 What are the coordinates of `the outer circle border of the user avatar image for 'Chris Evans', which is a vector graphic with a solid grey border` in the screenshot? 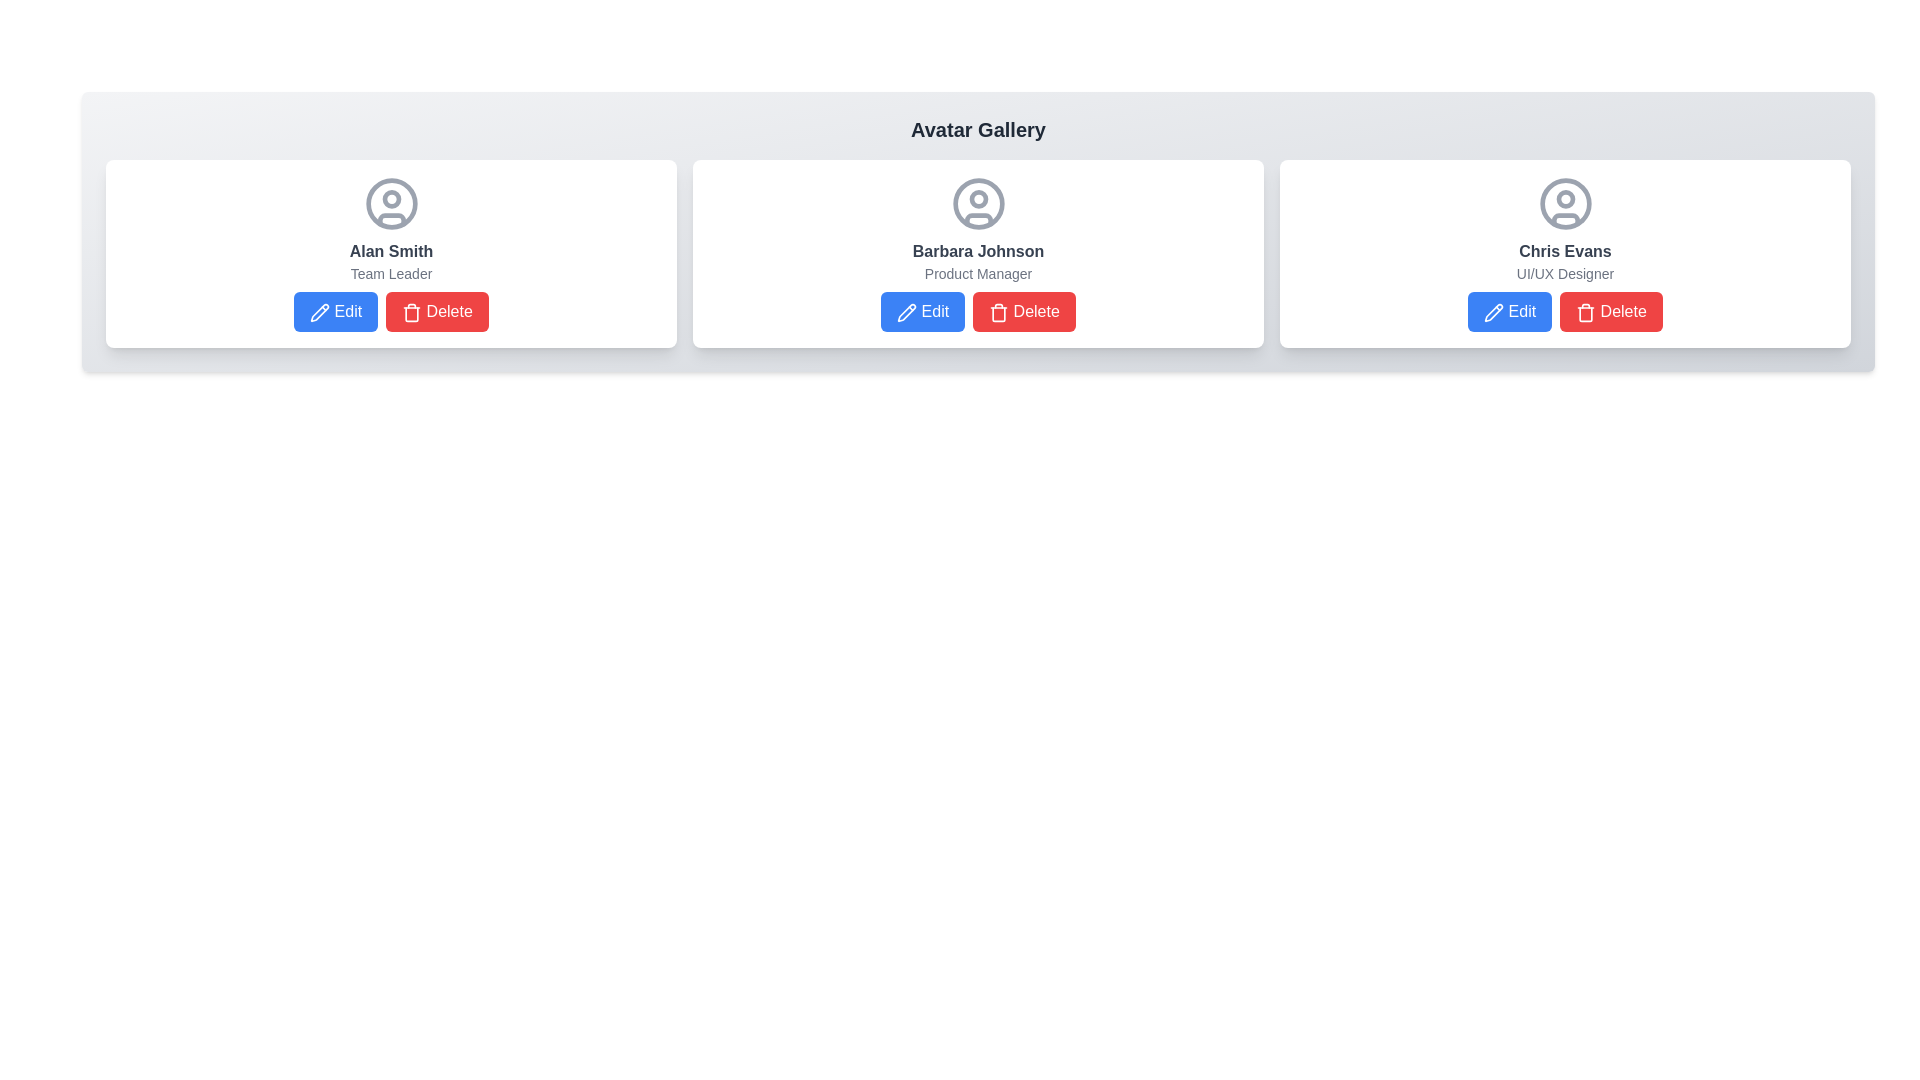 It's located at (1564, 204).